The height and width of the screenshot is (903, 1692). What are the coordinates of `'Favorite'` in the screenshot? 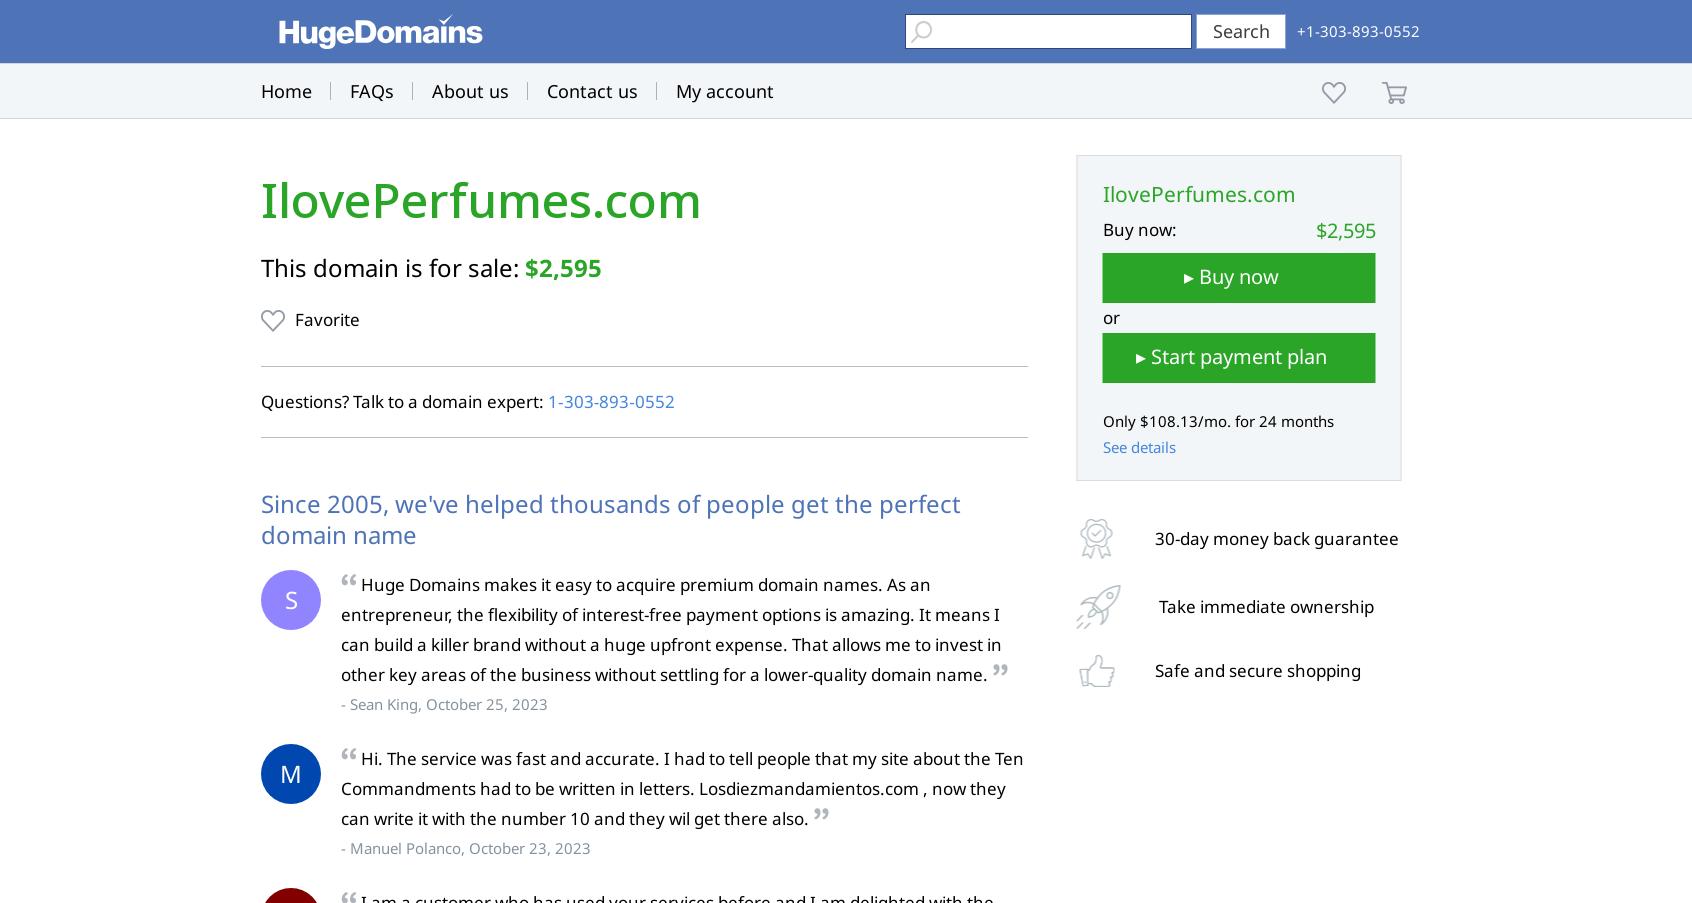 It's located at (326, 318).